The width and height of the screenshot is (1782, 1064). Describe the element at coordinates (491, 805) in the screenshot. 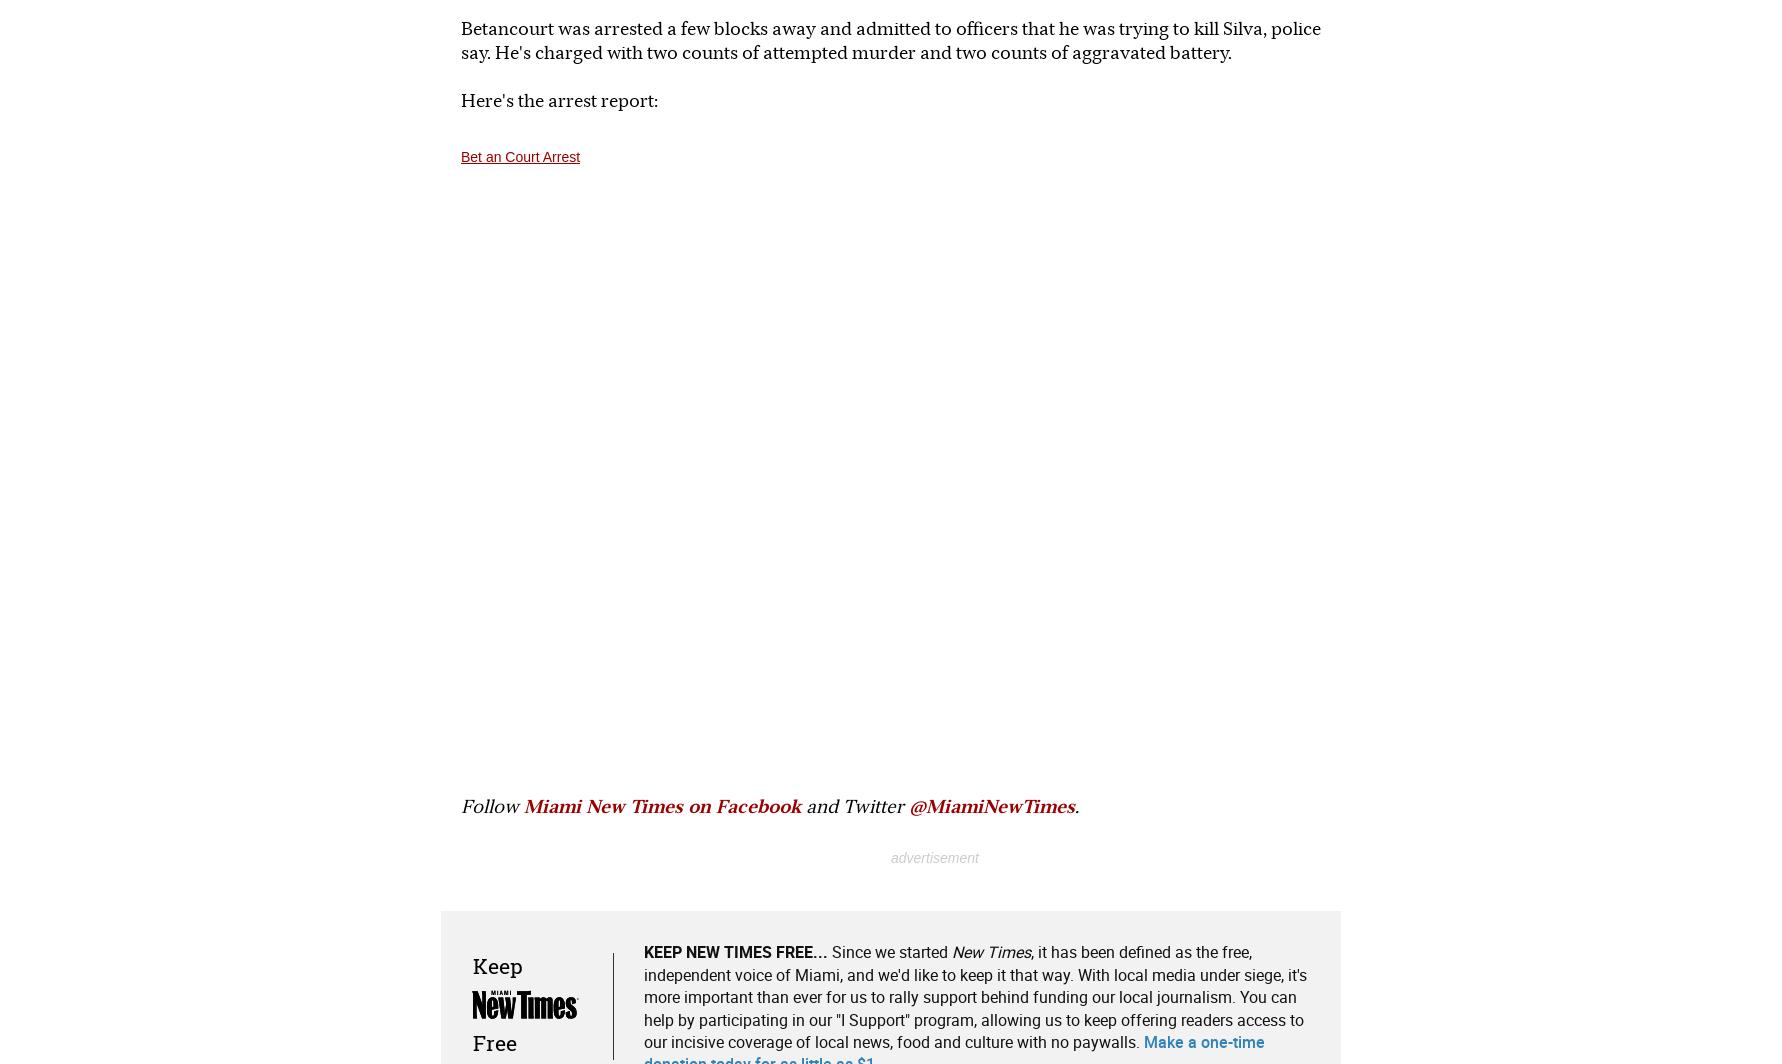

I see `'Follow'` at that location.